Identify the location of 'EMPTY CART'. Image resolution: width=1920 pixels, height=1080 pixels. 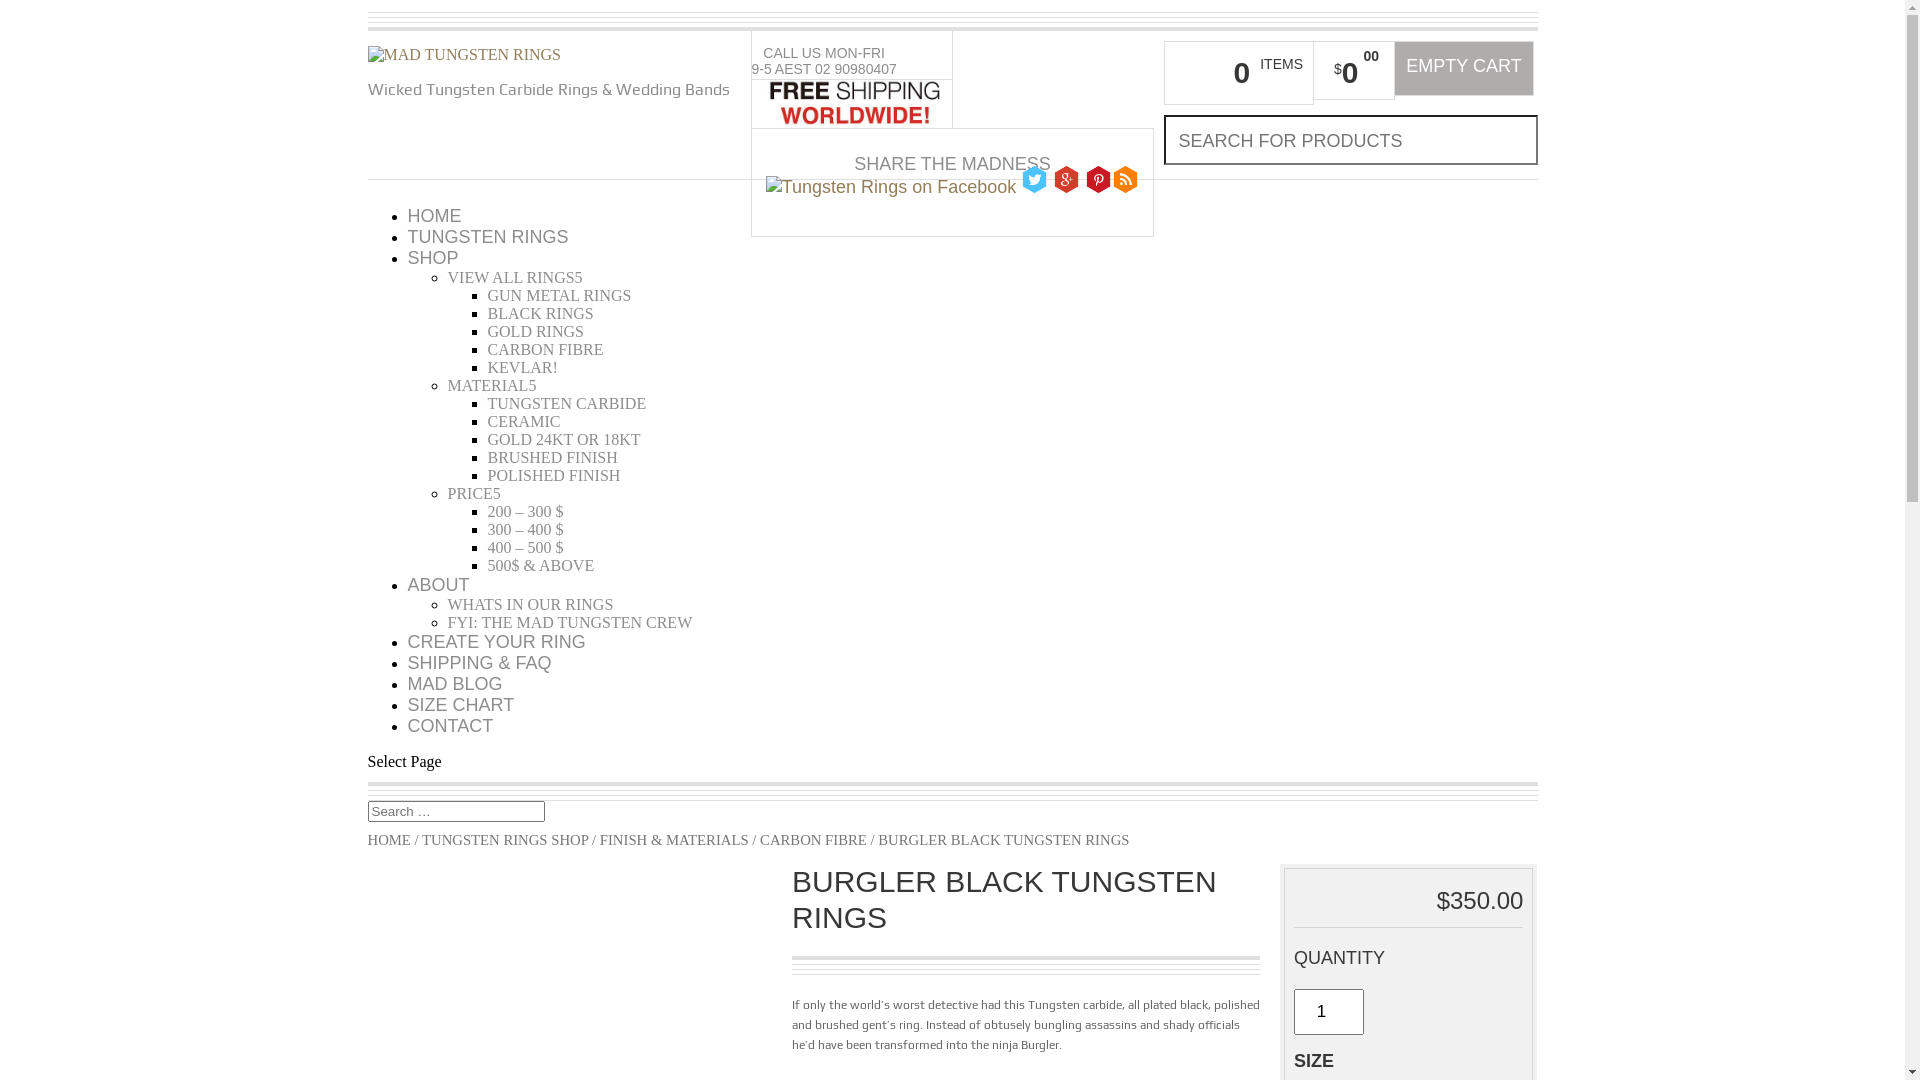
(1464, 67).